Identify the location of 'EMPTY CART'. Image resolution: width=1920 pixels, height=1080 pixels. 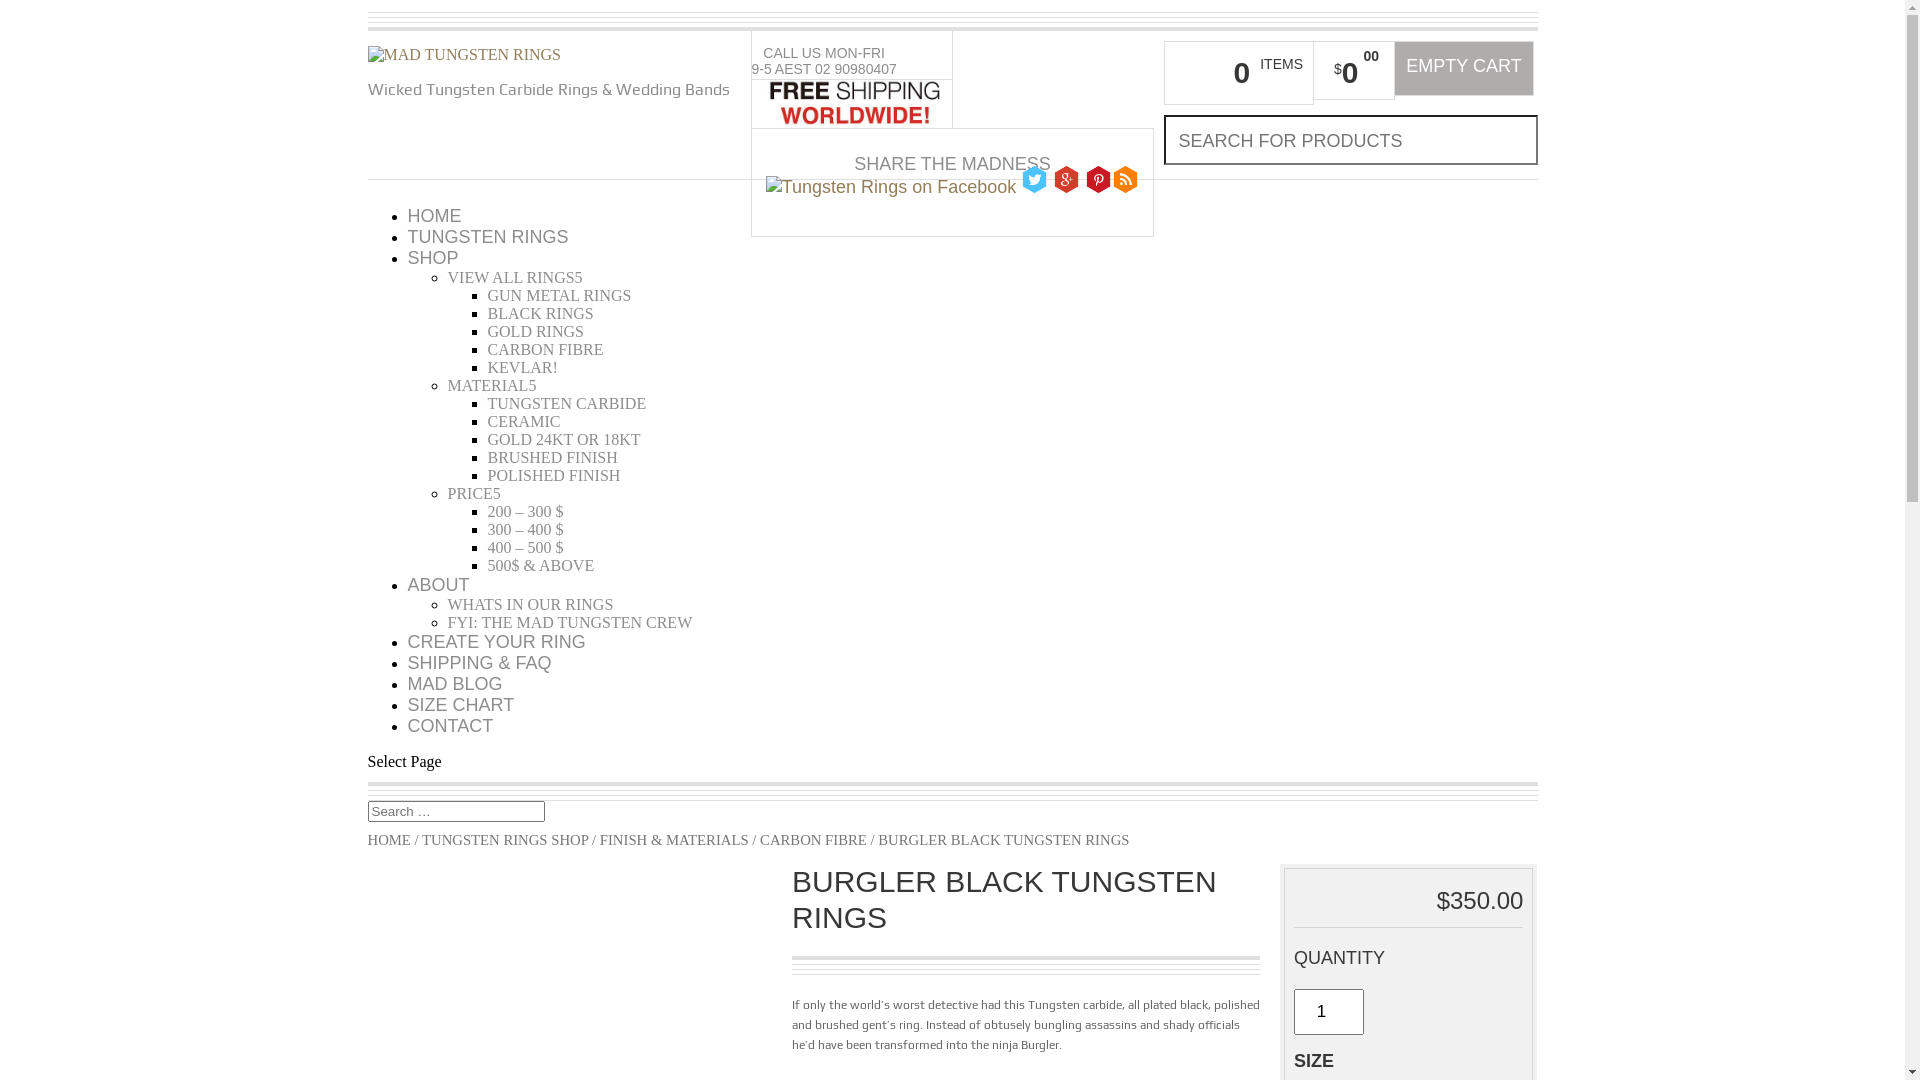
(1464, 67).